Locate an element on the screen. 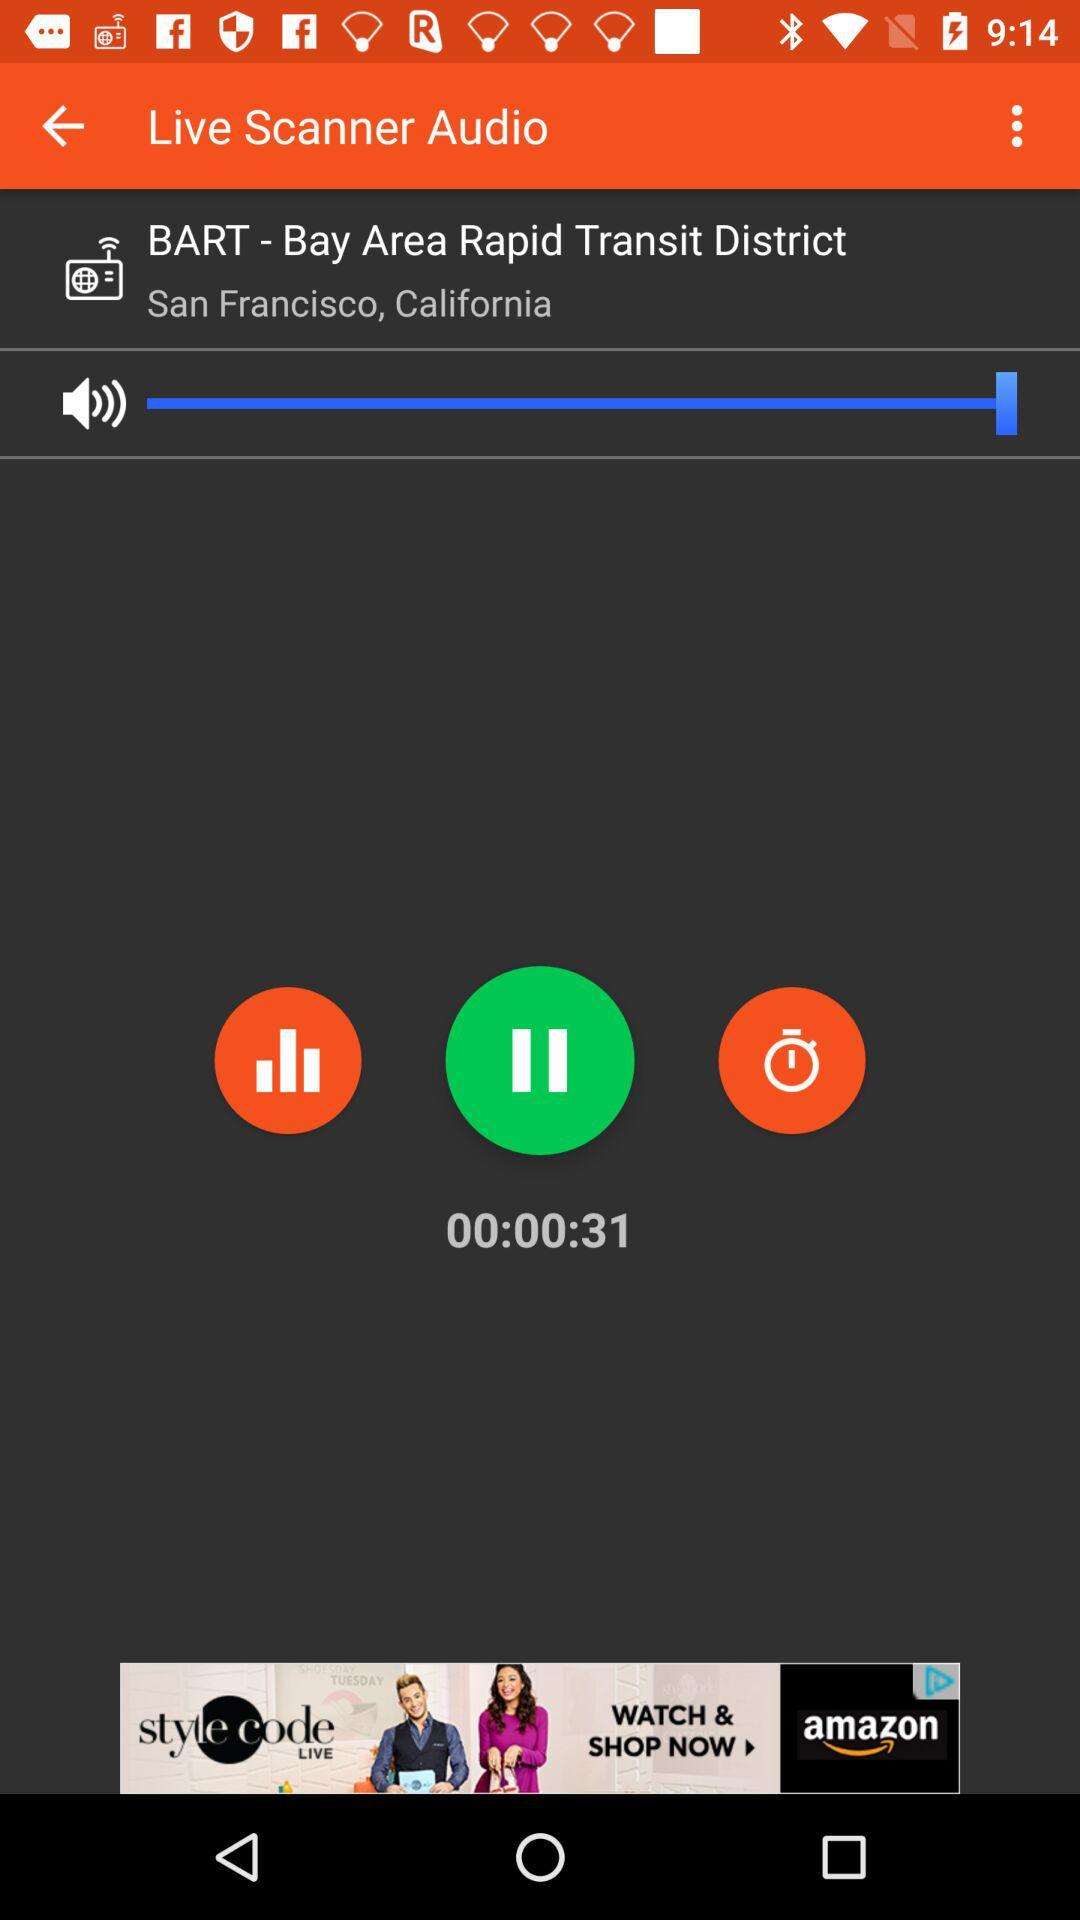 The width and height of the screenshot is (1080, 1920). more is located at coordinates (1017, 124).